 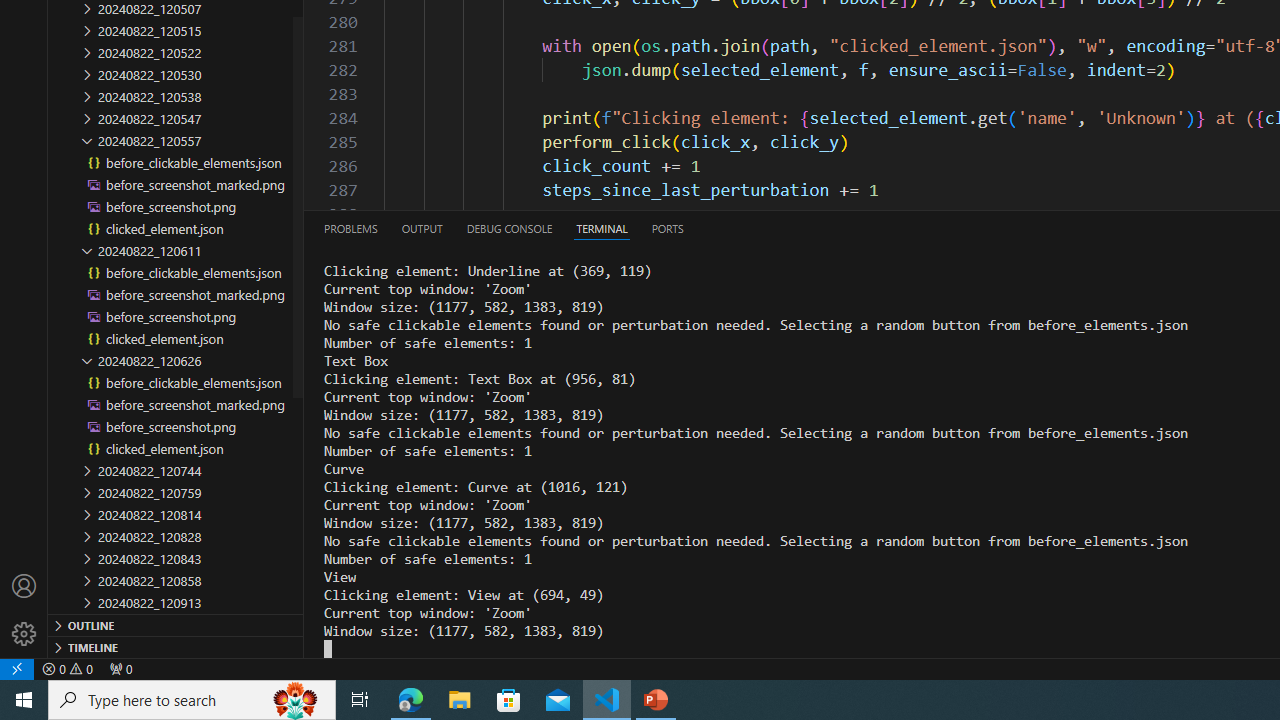 I want to click on 'Manage', so click(x=24, y=609).